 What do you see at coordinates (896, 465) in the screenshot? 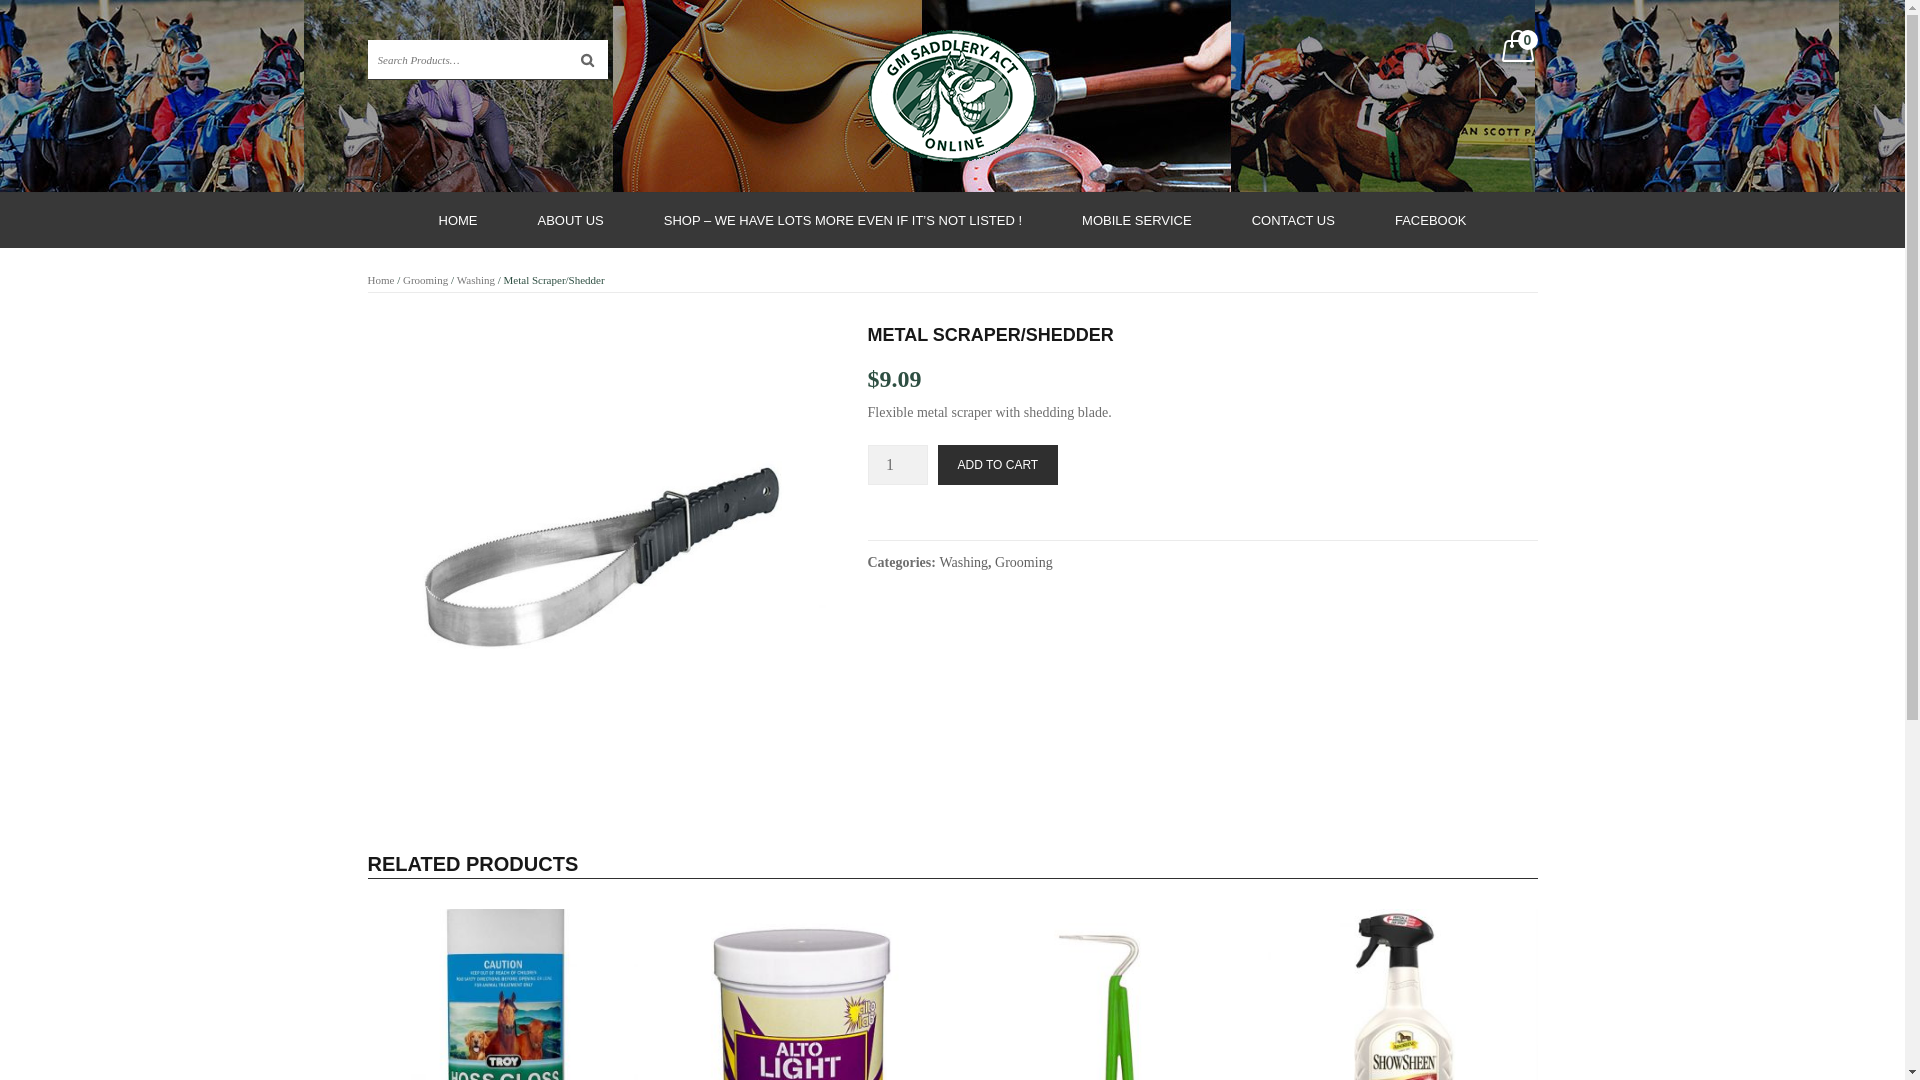
I see `'Qty'` at bounding box center [896, 465].